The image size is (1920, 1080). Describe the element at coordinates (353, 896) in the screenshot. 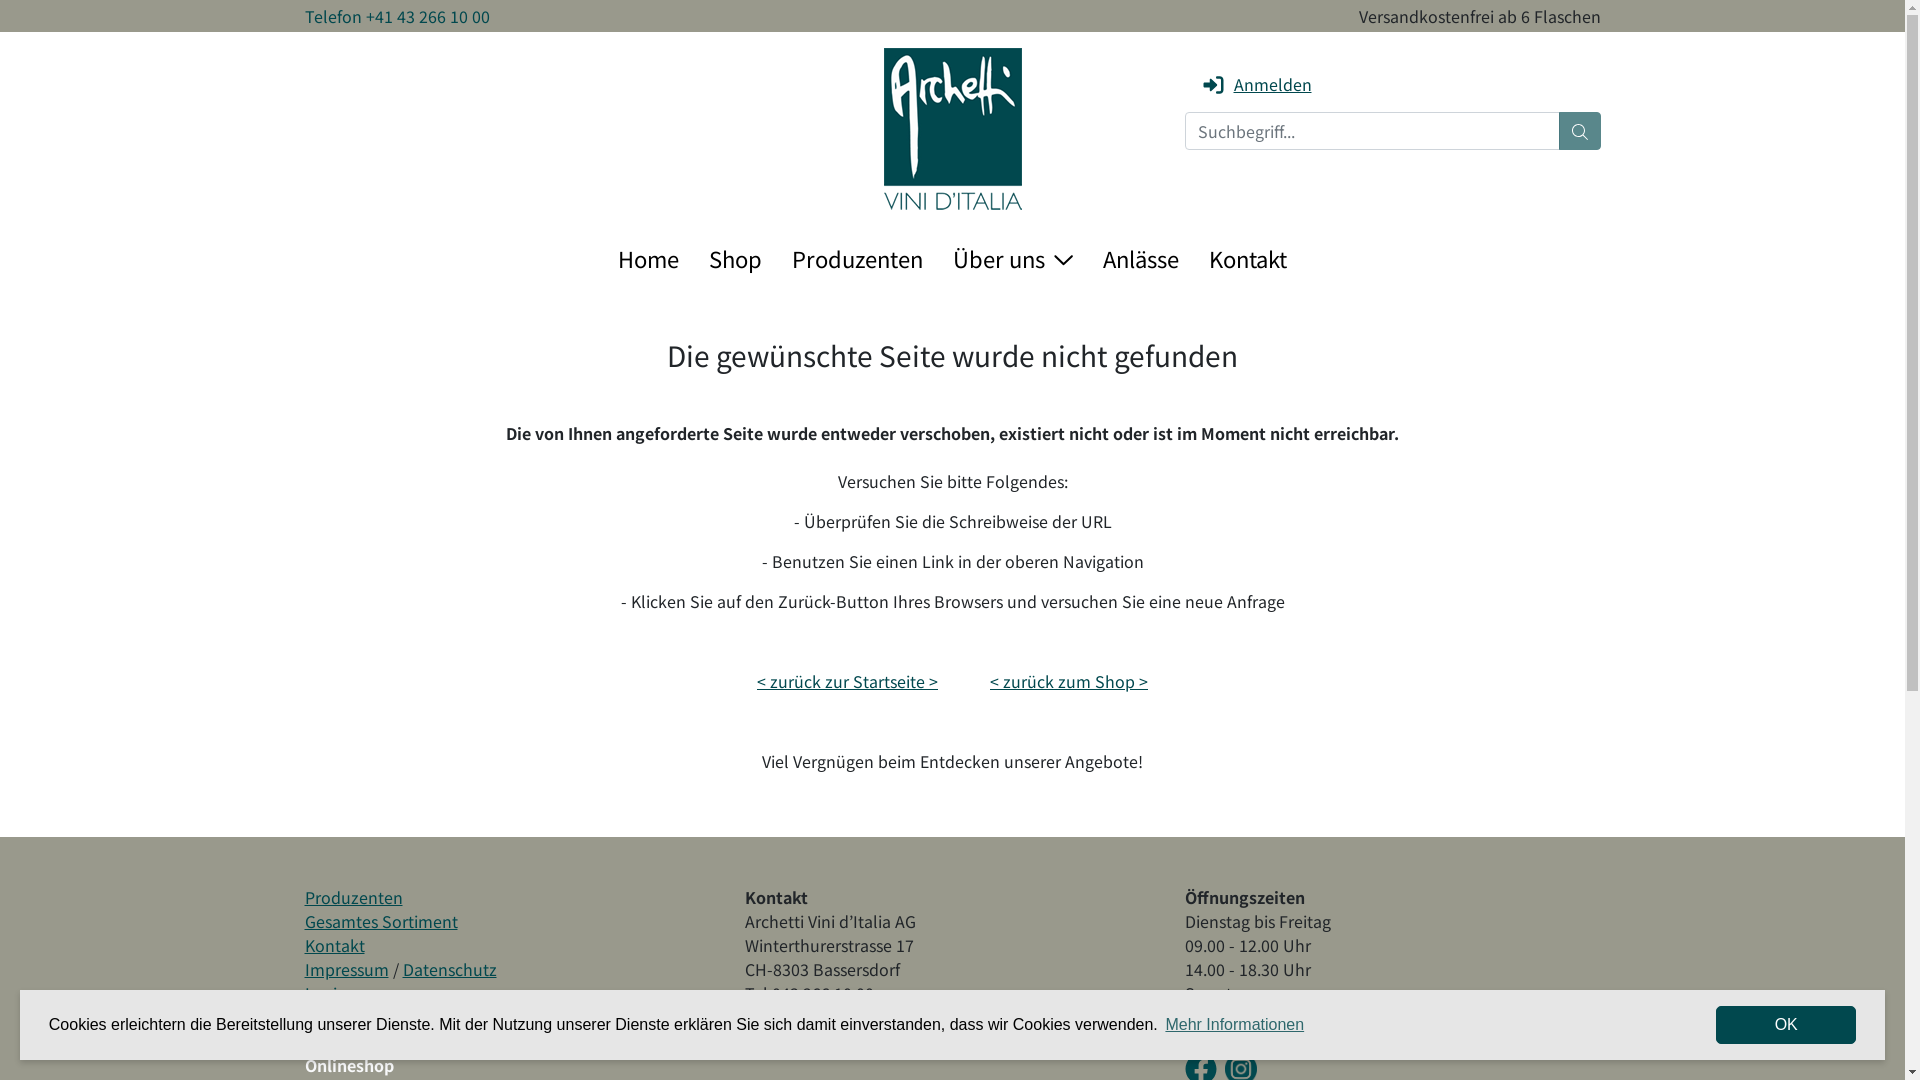

I see `'Produzenten'` at that location.